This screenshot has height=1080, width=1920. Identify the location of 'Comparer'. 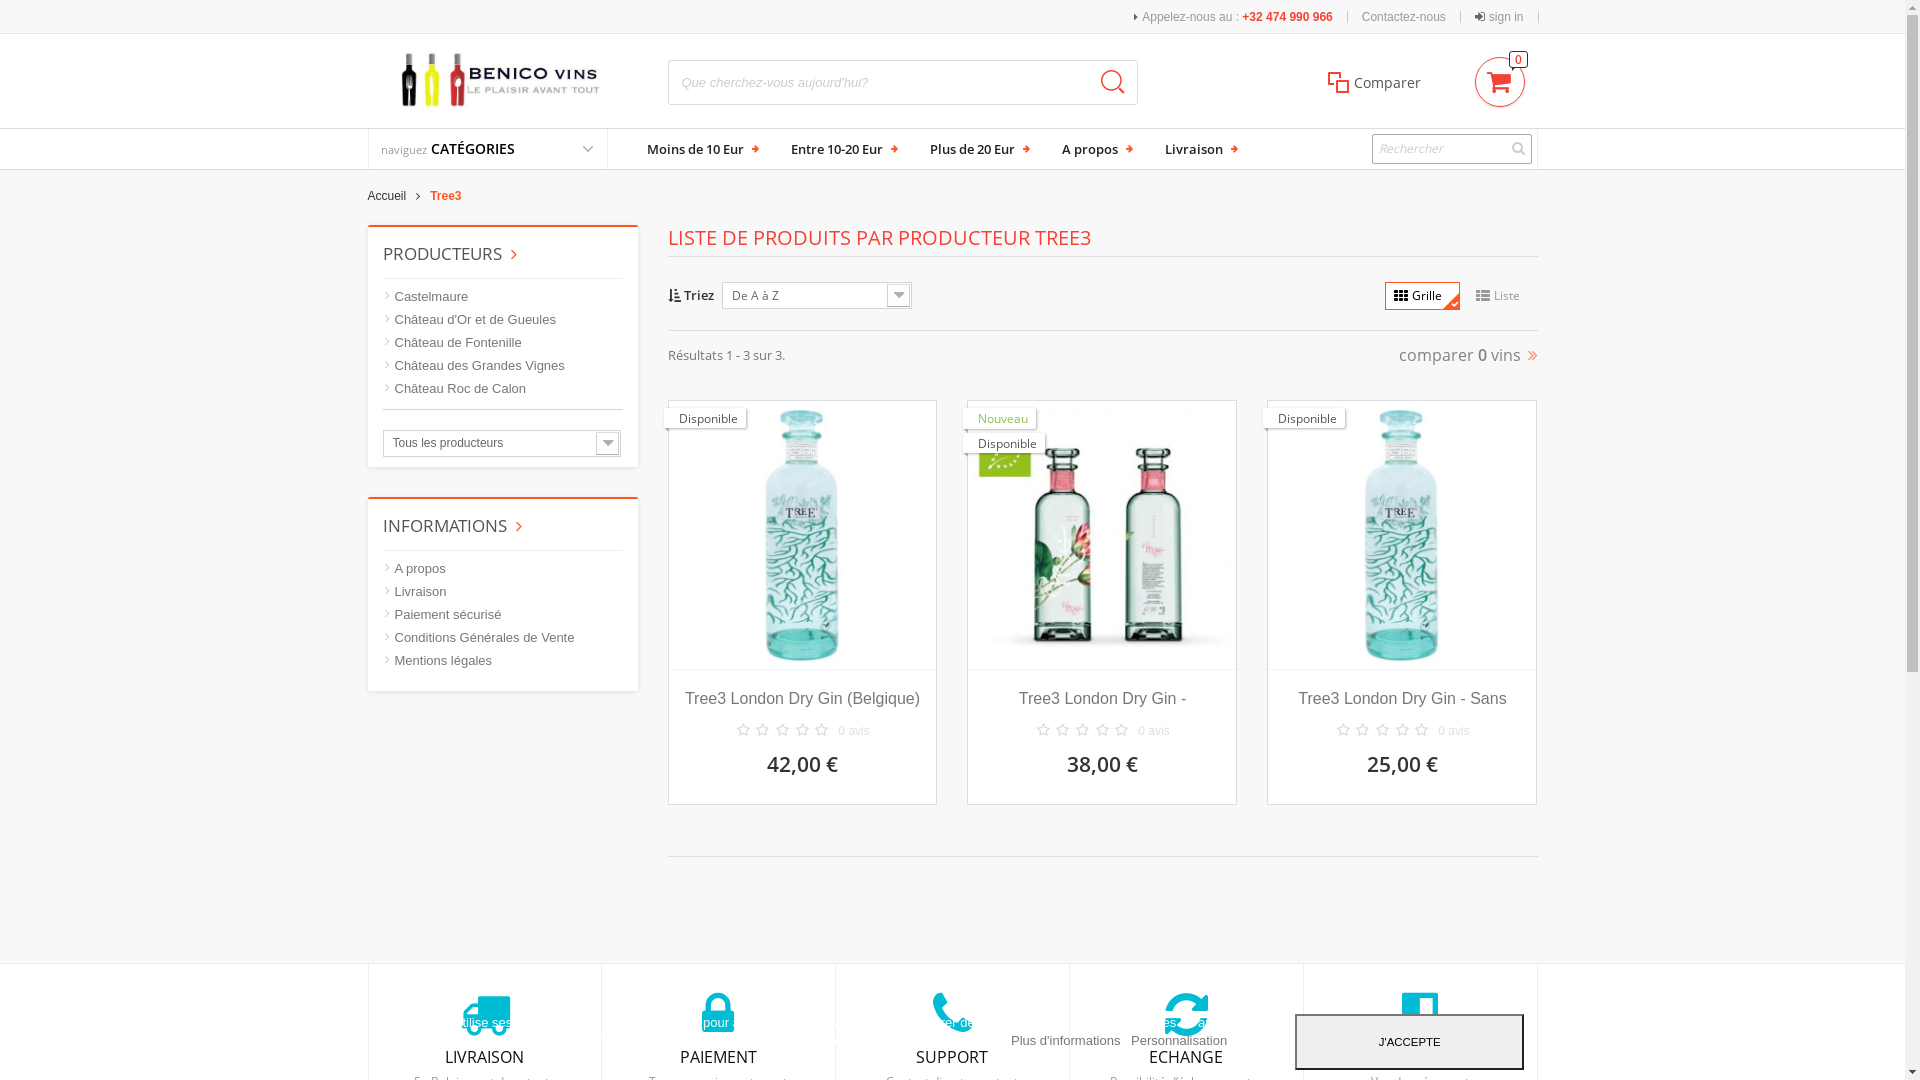
(1320, 81).